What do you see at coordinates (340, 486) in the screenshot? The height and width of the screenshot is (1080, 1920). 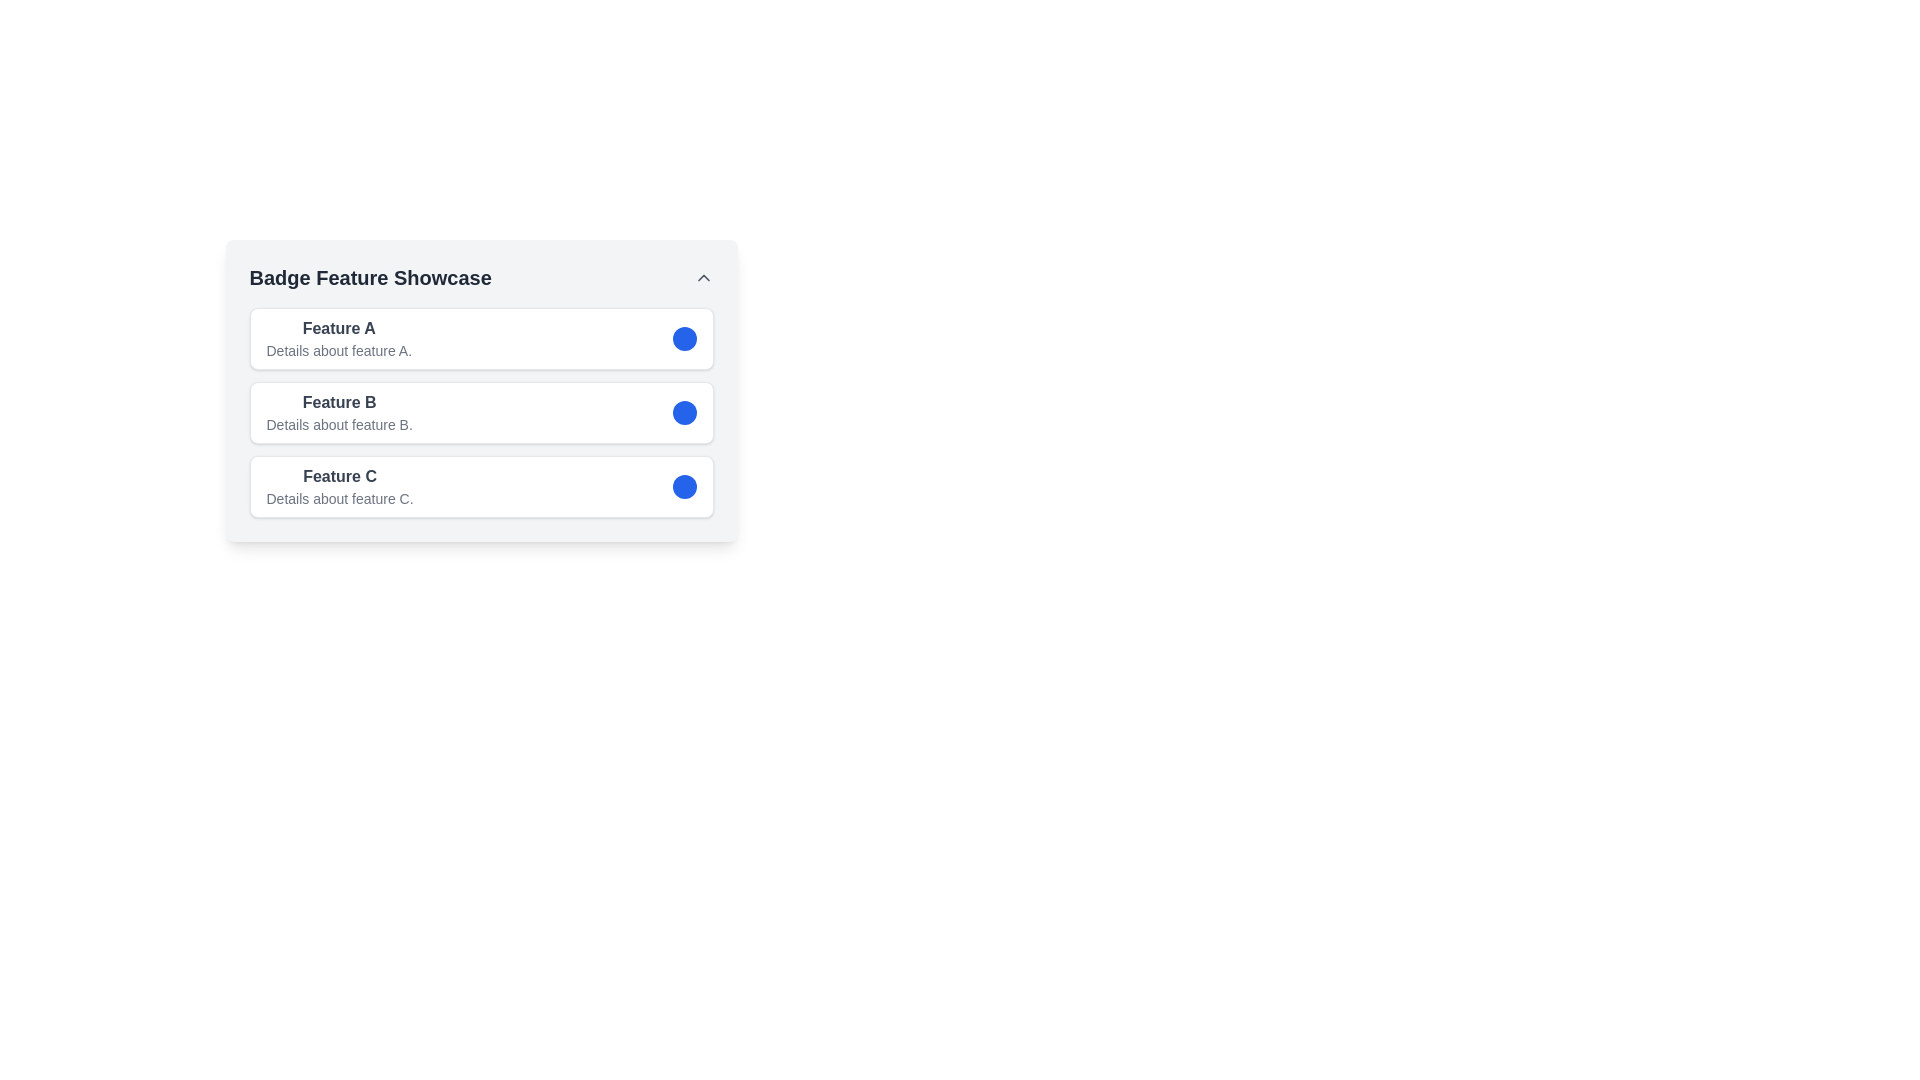 I see `text content of the descriptive label for 'Feature C', which is the third entry in the list under the 'Badge Feature Showcase' heading` at bounding box center [340, 486].